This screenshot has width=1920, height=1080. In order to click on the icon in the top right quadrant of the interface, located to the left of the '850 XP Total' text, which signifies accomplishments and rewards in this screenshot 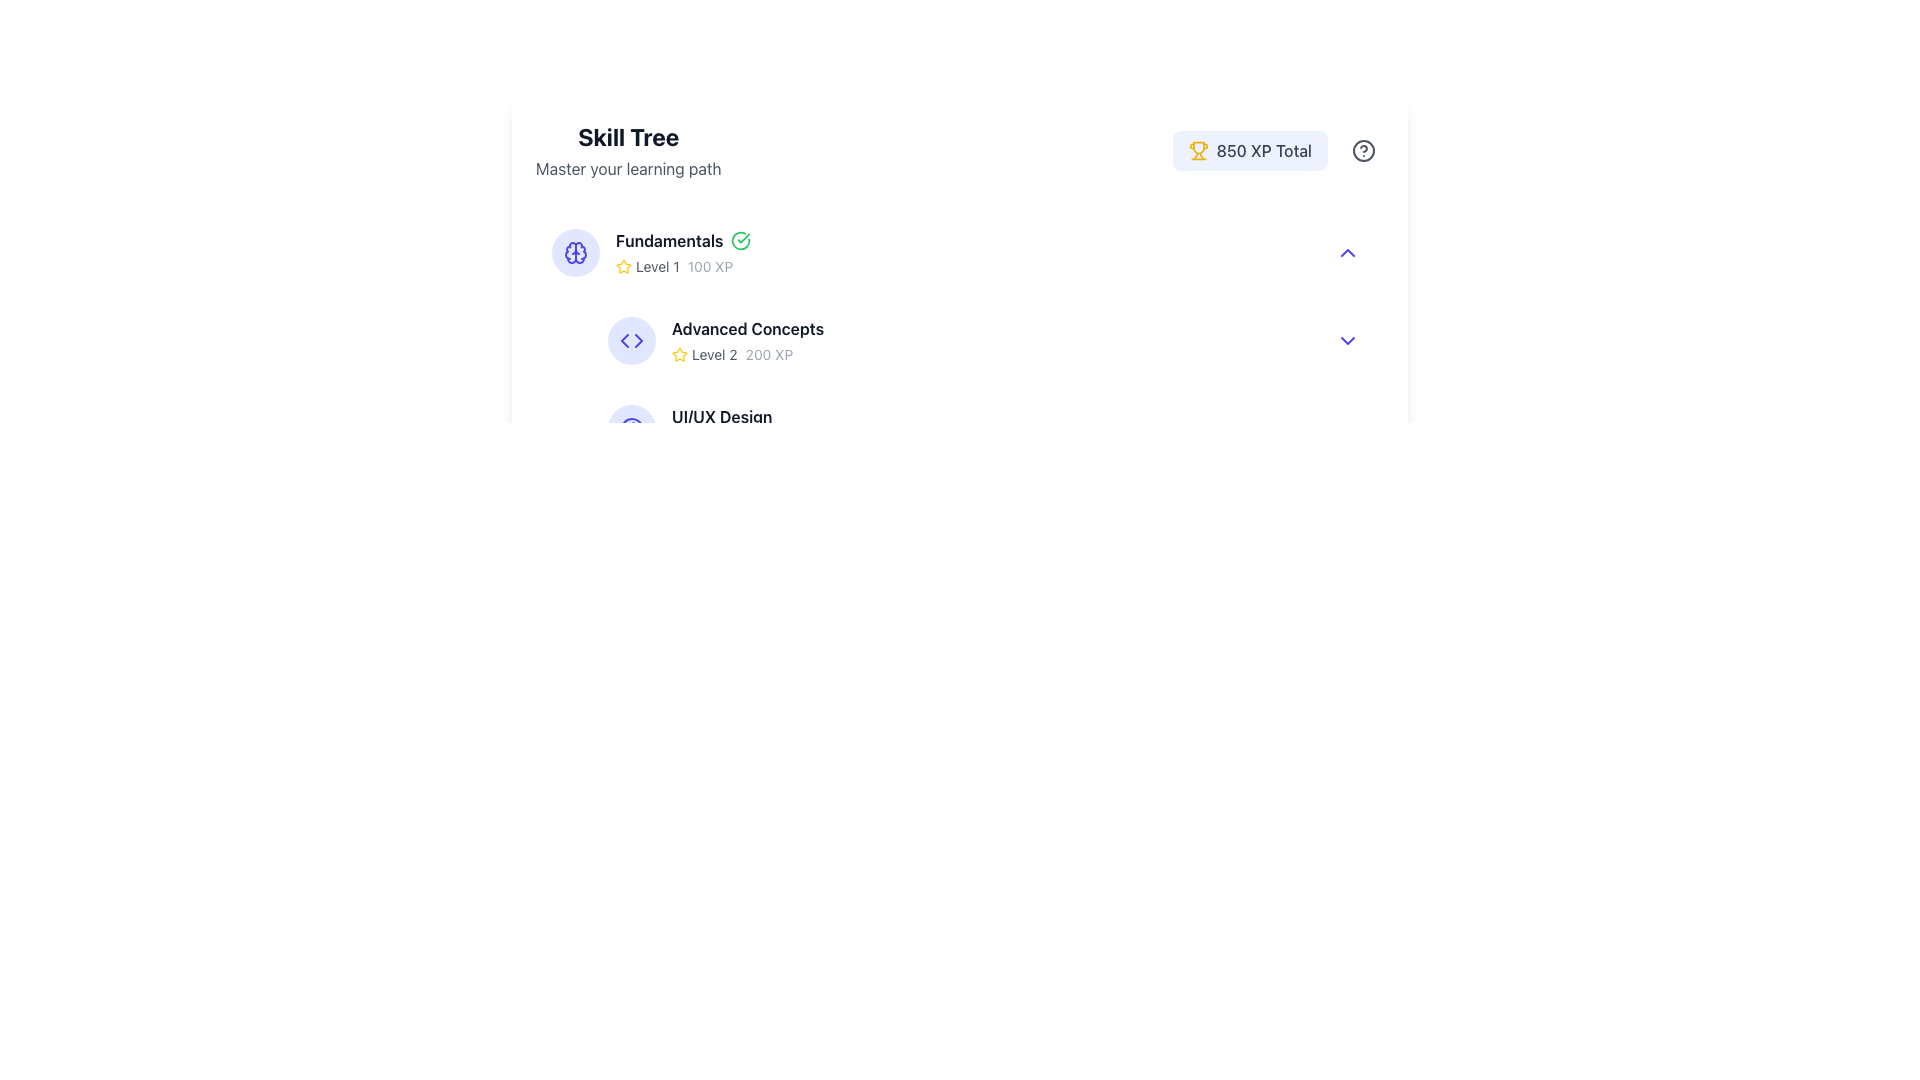, I will do `click(1198, 149)`.